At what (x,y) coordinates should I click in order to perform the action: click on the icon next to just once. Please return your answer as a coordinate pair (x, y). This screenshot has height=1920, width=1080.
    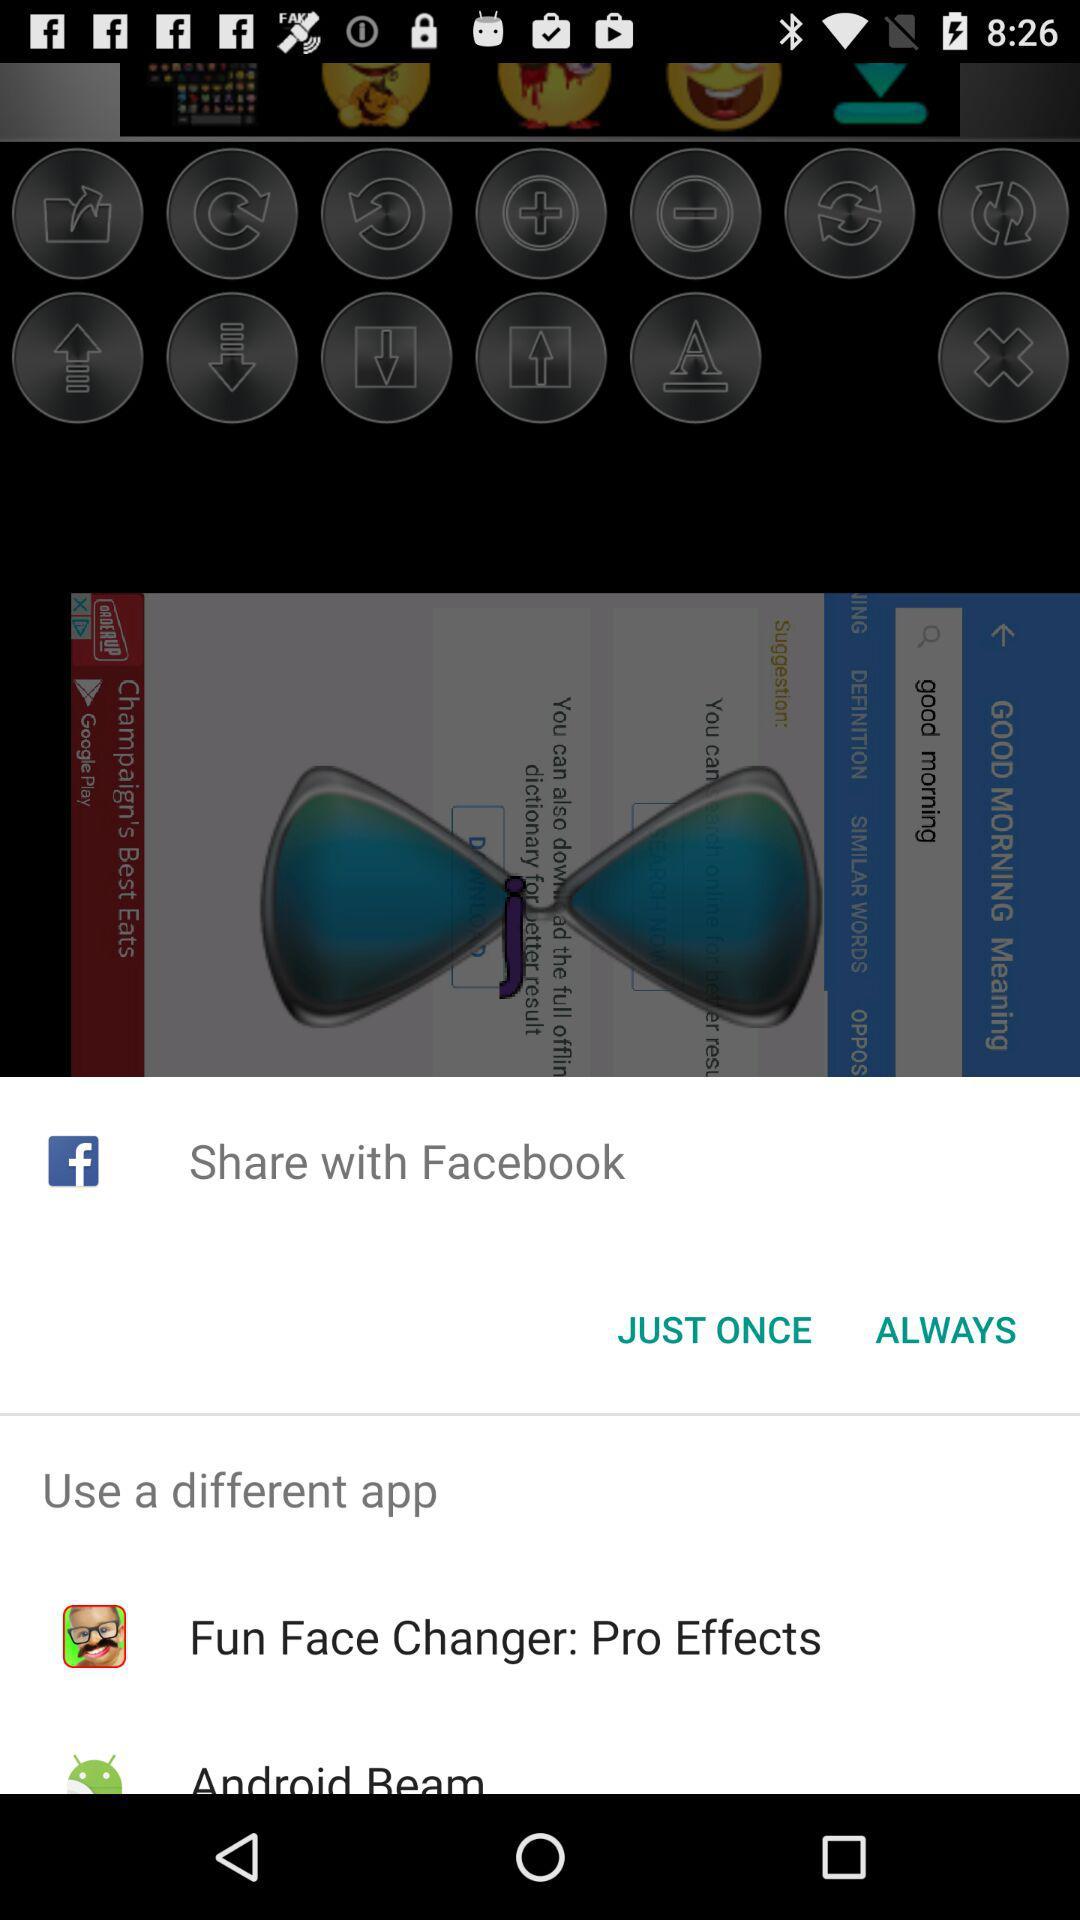
    Looking at the image, I should click on (945, 1329).